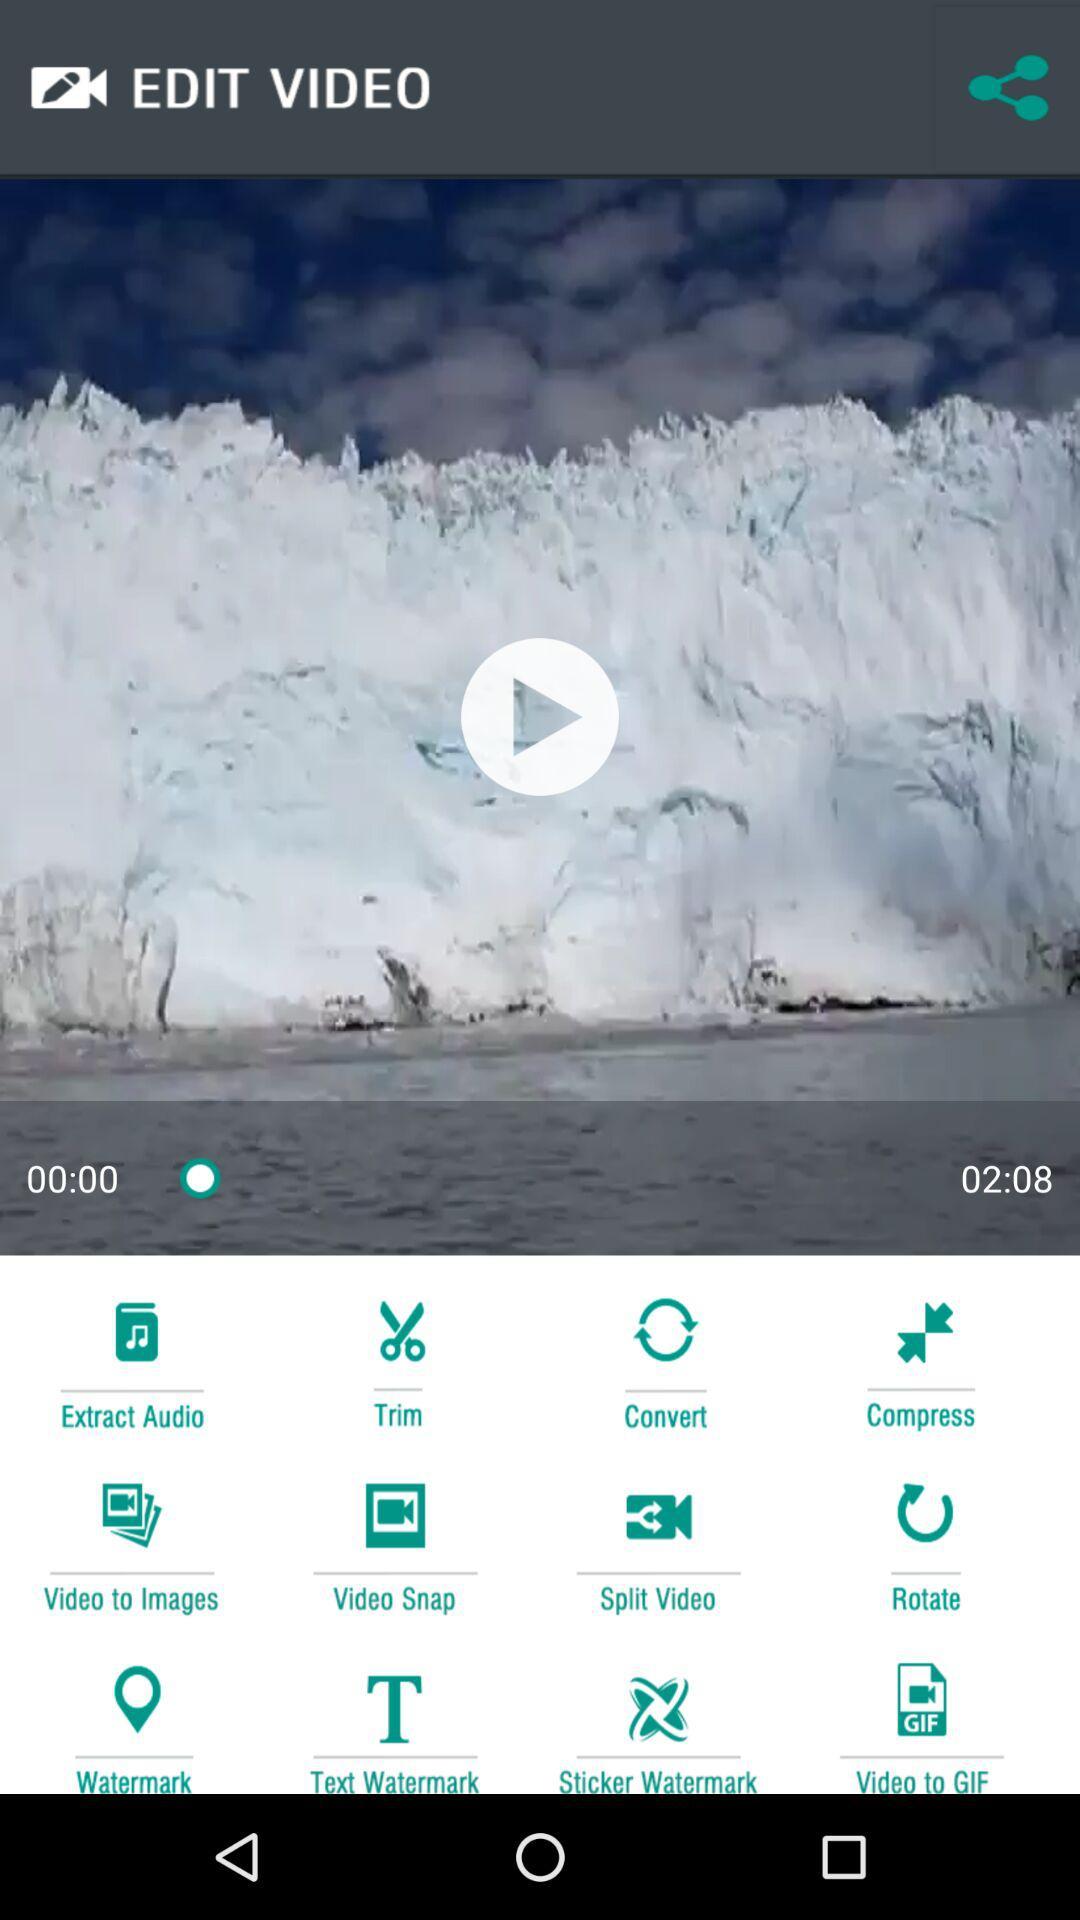  I want to click on rotate option, so click(921, 1544).